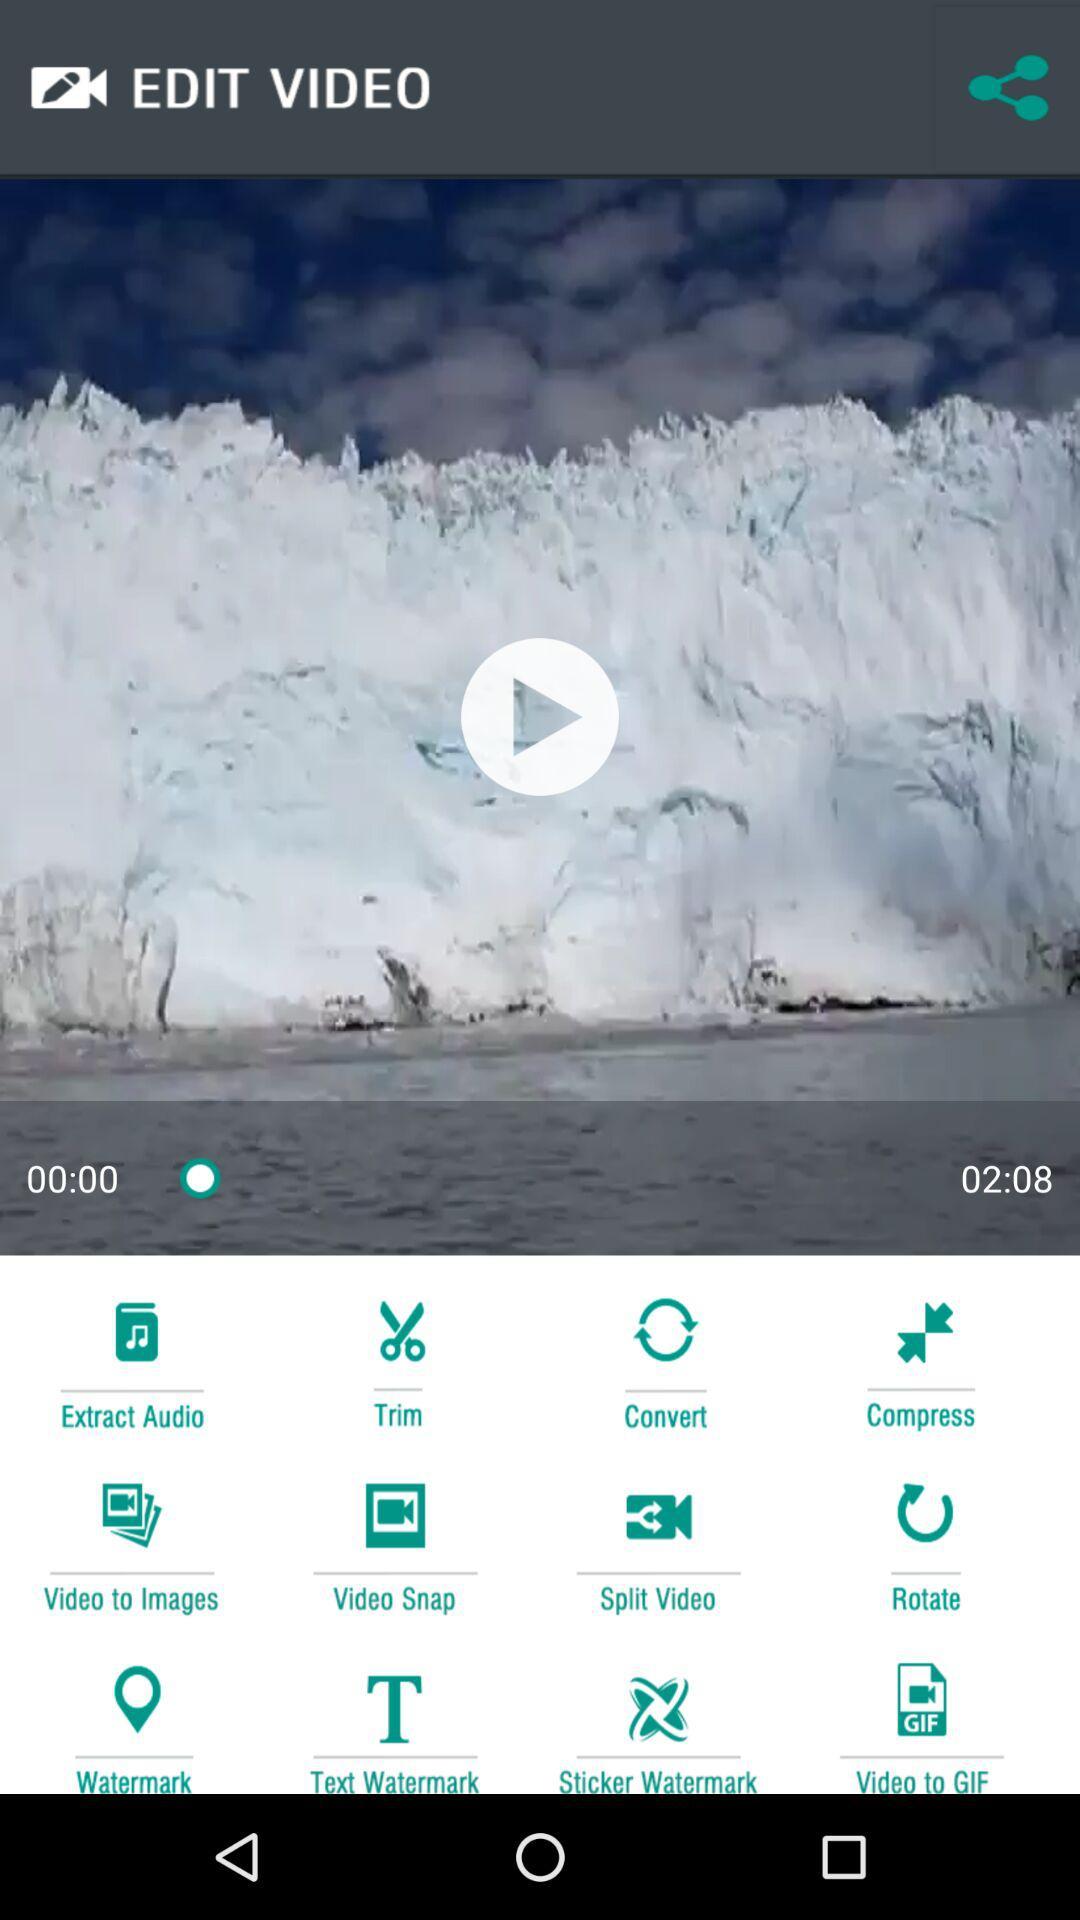  I want to click on rotate option, so click(921, 1544).